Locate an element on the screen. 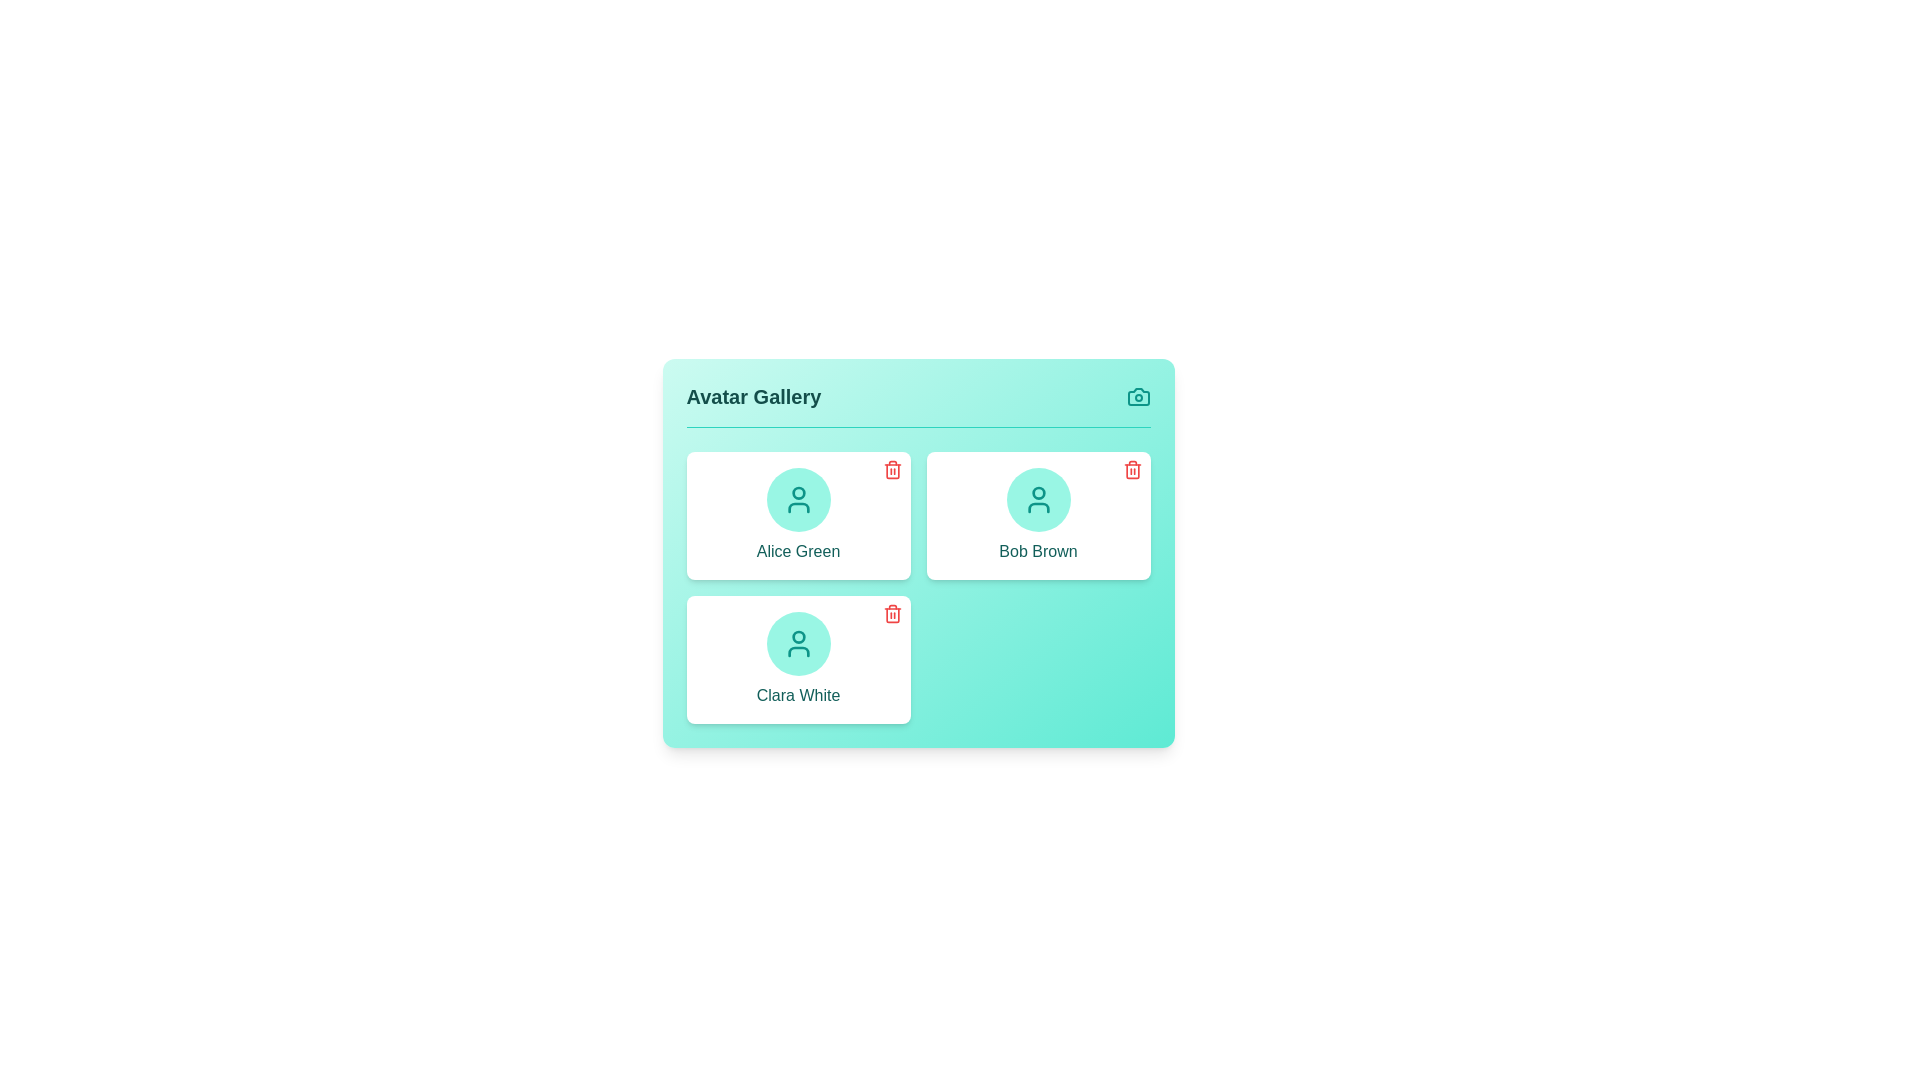  the camera icon located at the top-right corner of the teal header section in the 'Avatar Gallery' card is located at coordinates (1138, 397).